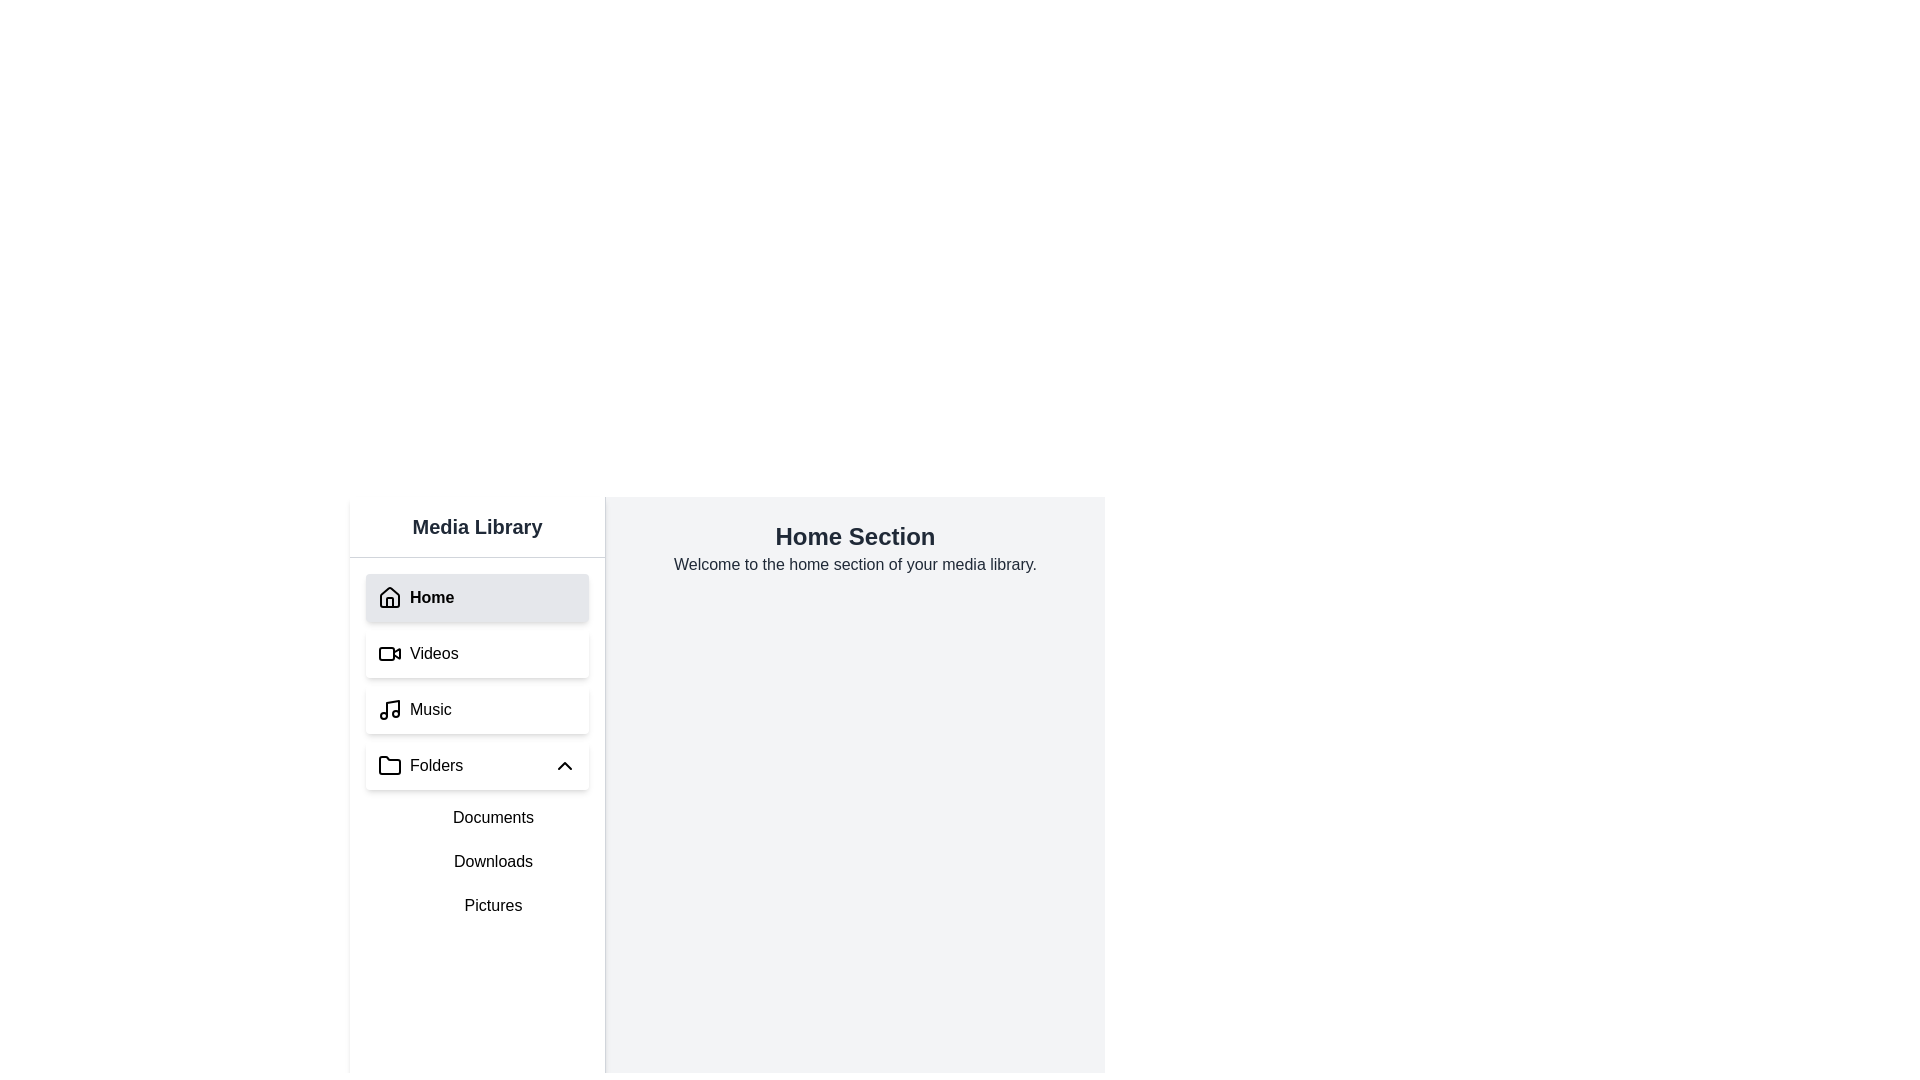 Image resolution: width=1920 pixels, height=1080 pixels. I want to click on the second folder link in the sidebar under the 'Folders' header, so click(476, 860).